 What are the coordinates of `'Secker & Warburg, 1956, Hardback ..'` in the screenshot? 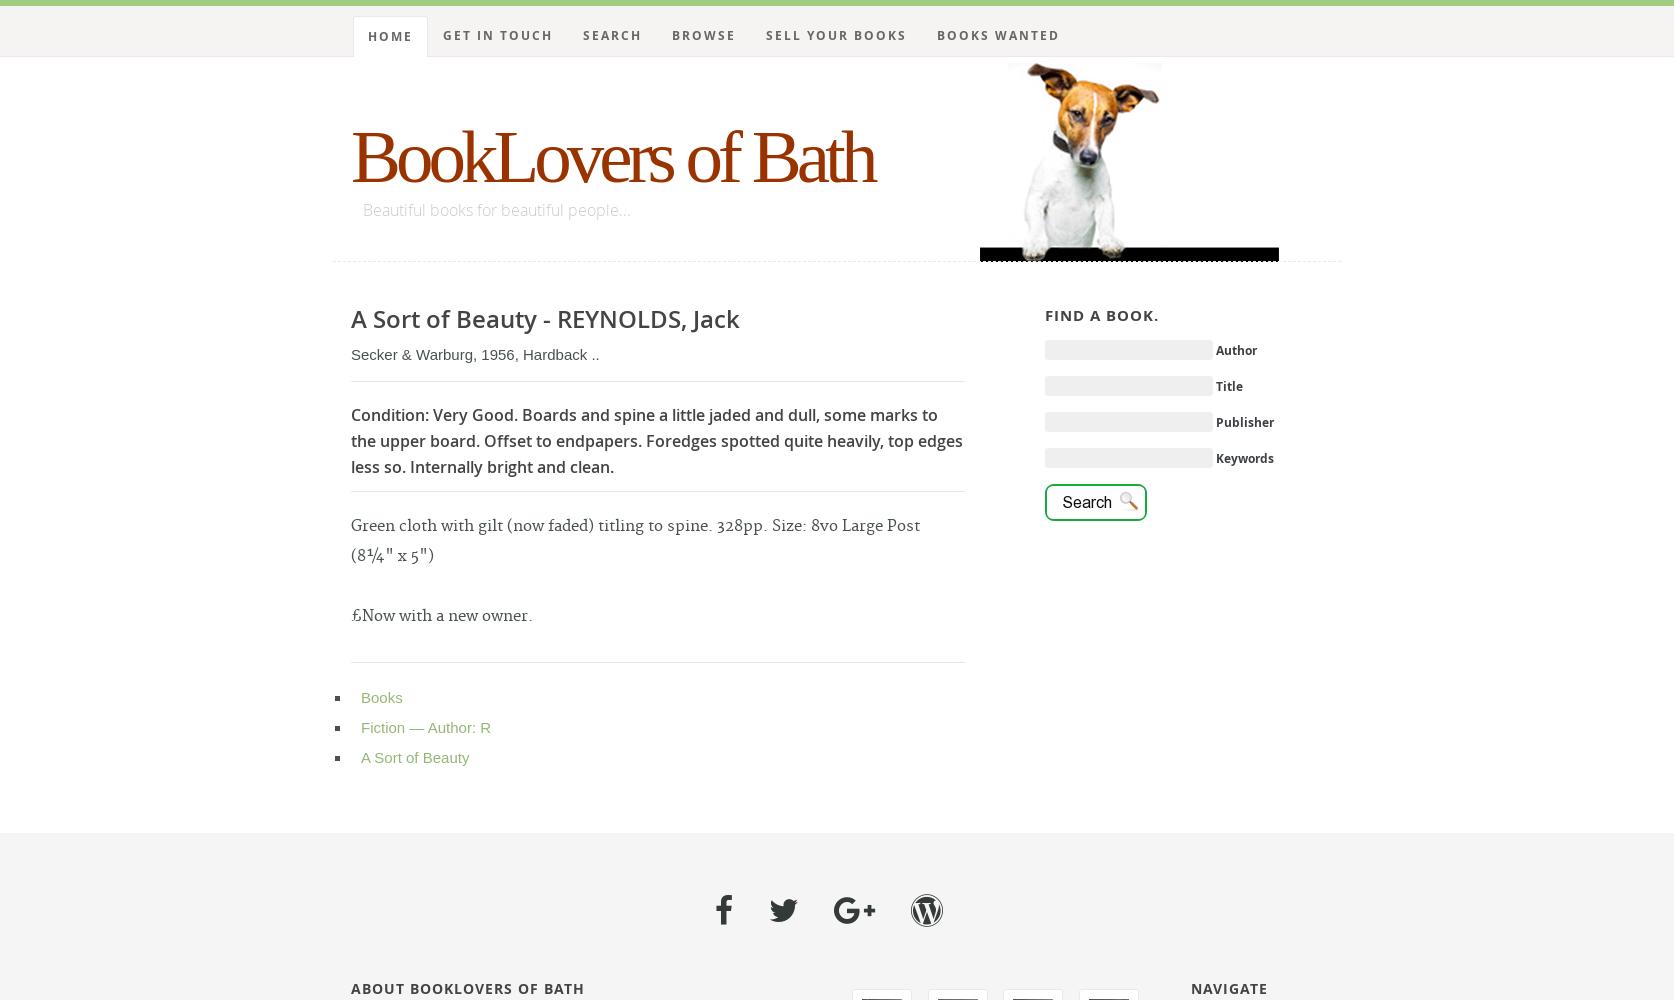 It's located at (474, 353).